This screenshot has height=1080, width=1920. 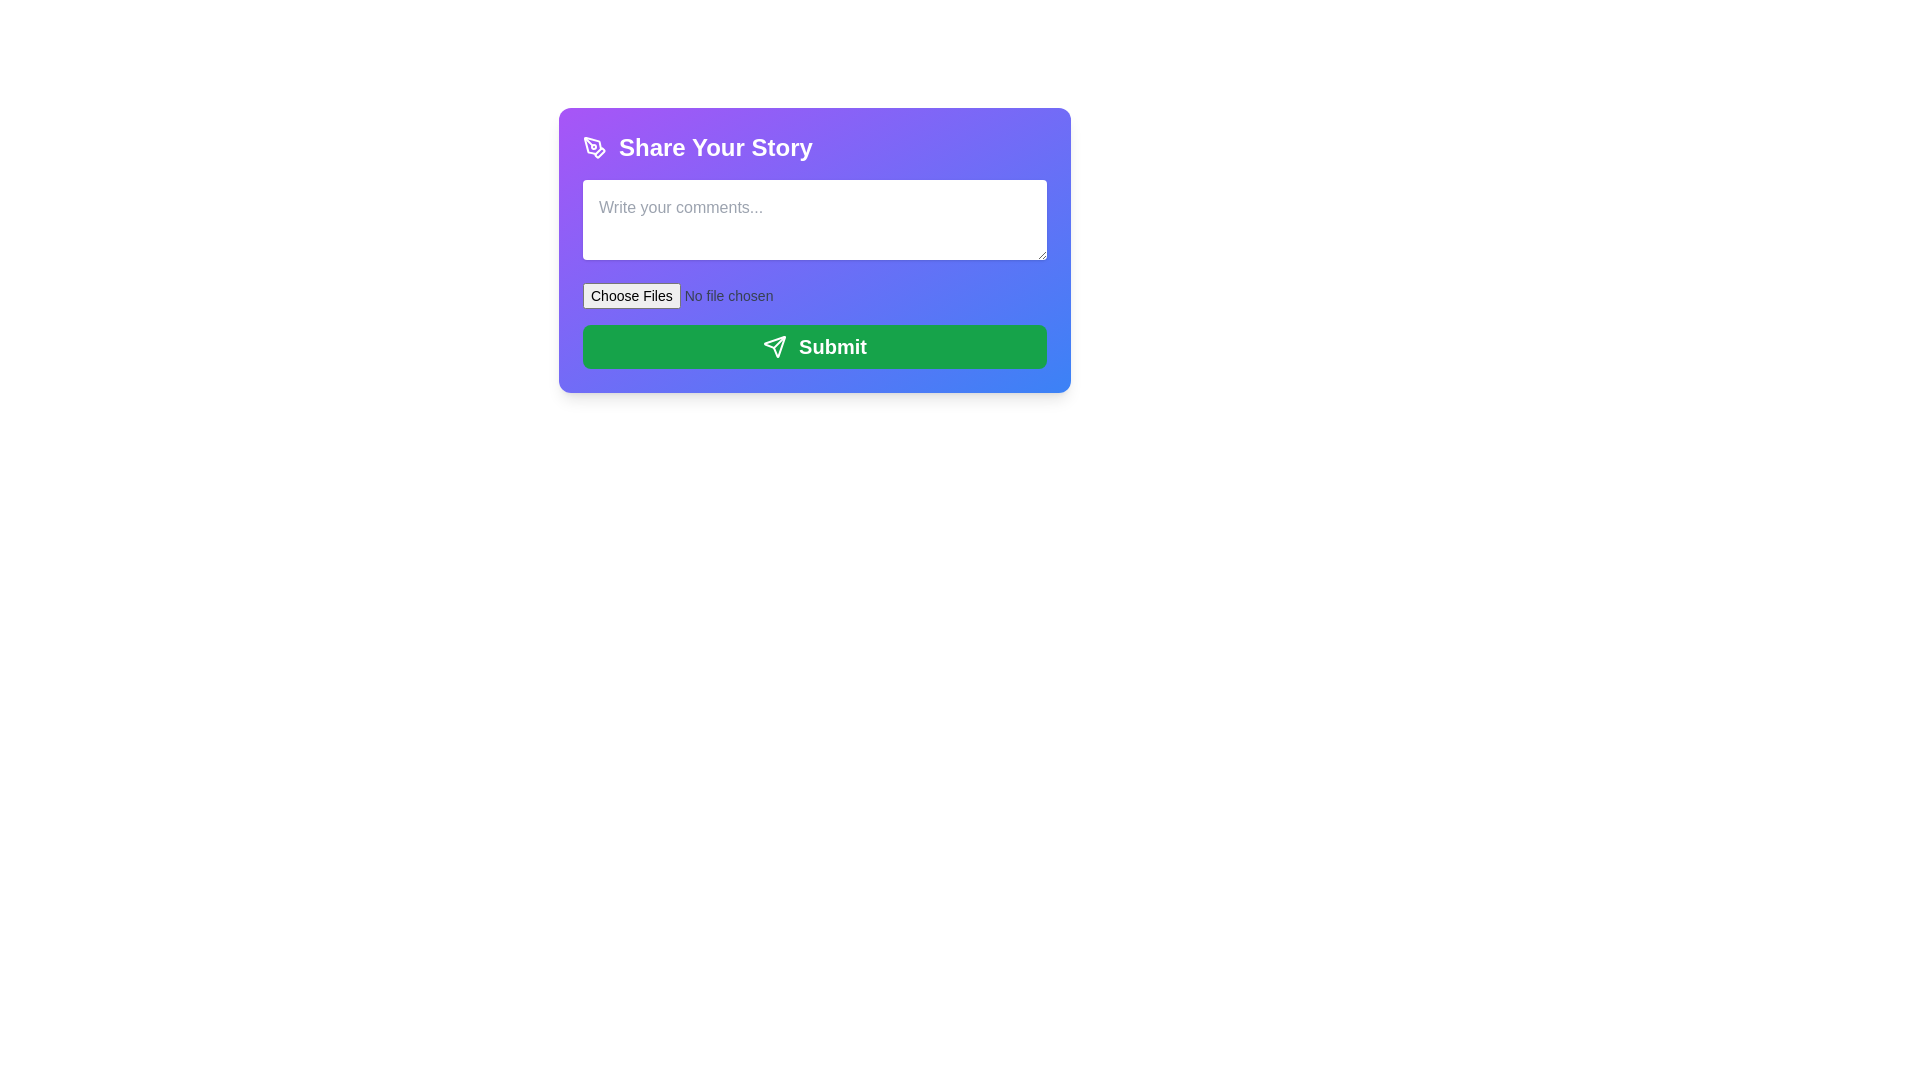 I want to click on the triangular icon resembling a paper plane, which is located at the bottom-right corner of the purple dialog box labeled 'Share Your Story', so click(x=774, y=346).